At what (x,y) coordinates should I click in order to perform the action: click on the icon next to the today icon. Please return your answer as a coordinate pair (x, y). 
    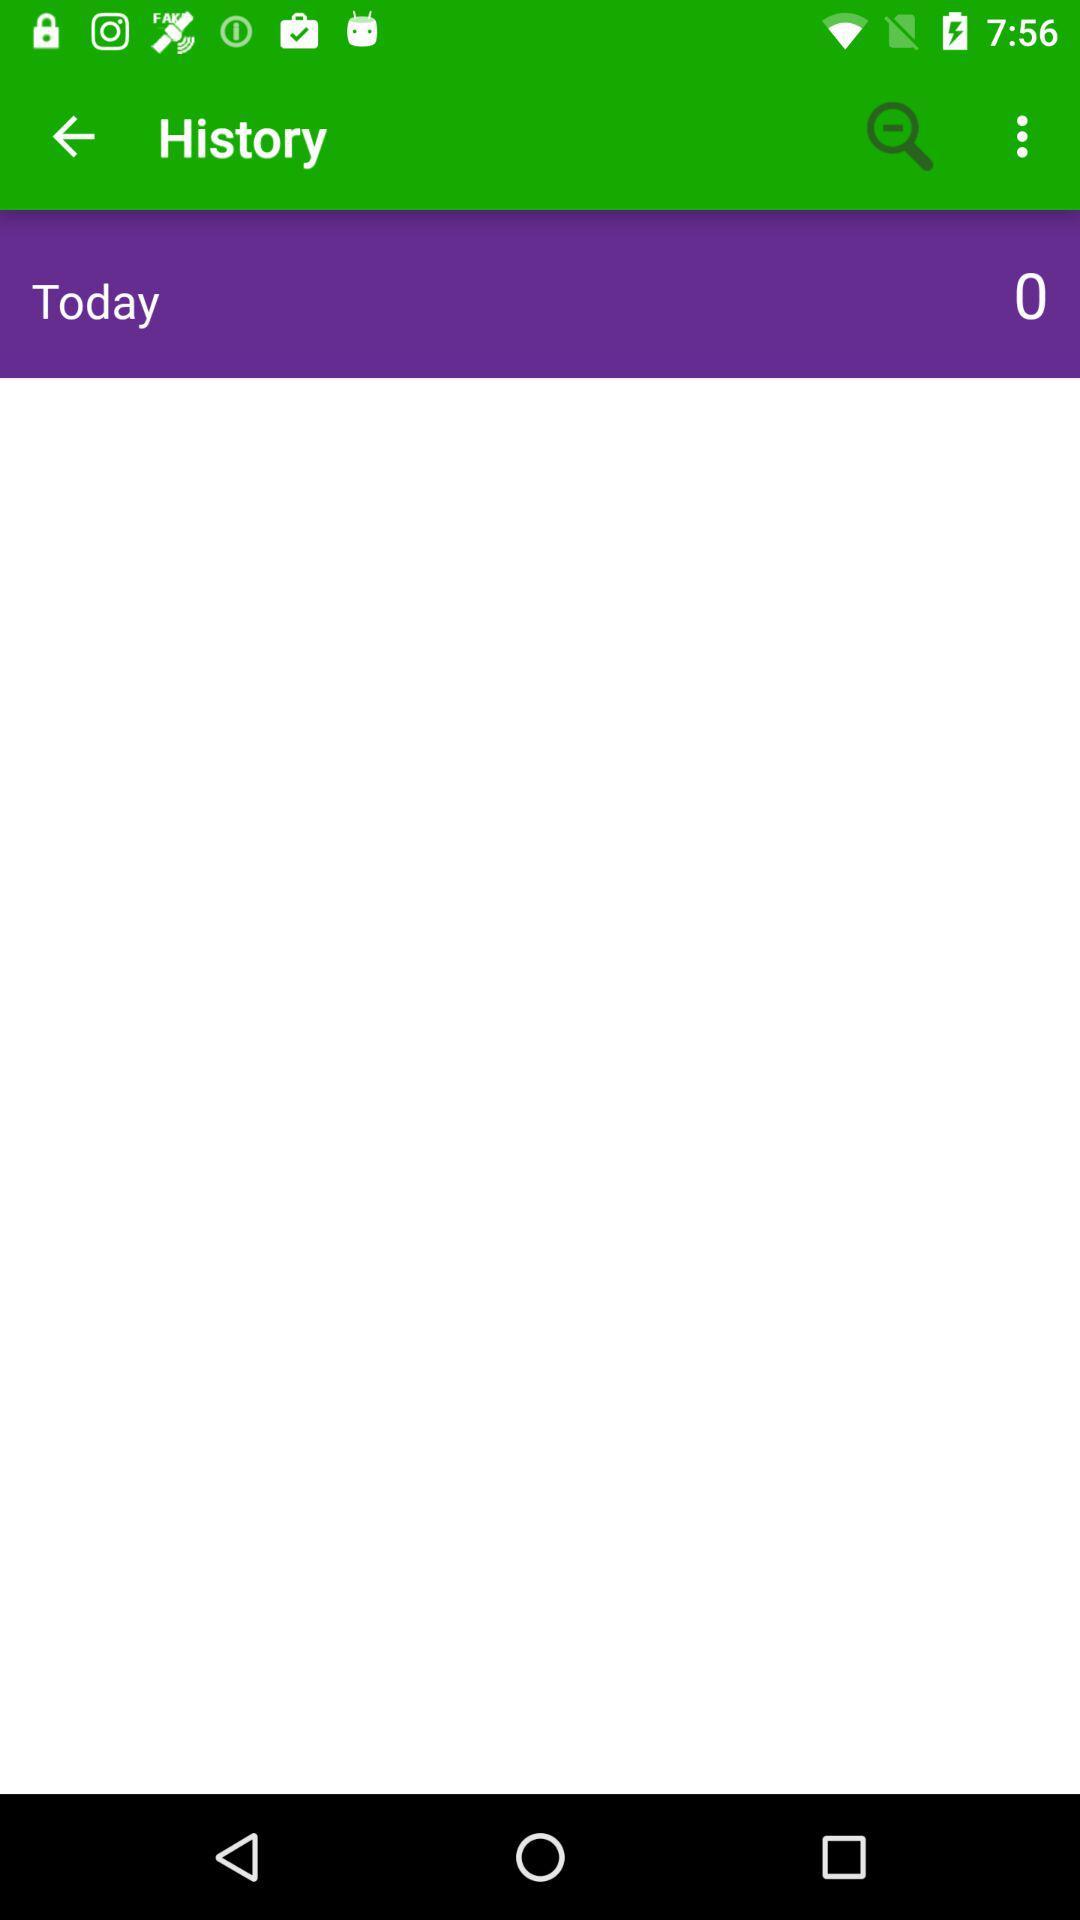
    Looking at the image, I should click on (1025, 292).